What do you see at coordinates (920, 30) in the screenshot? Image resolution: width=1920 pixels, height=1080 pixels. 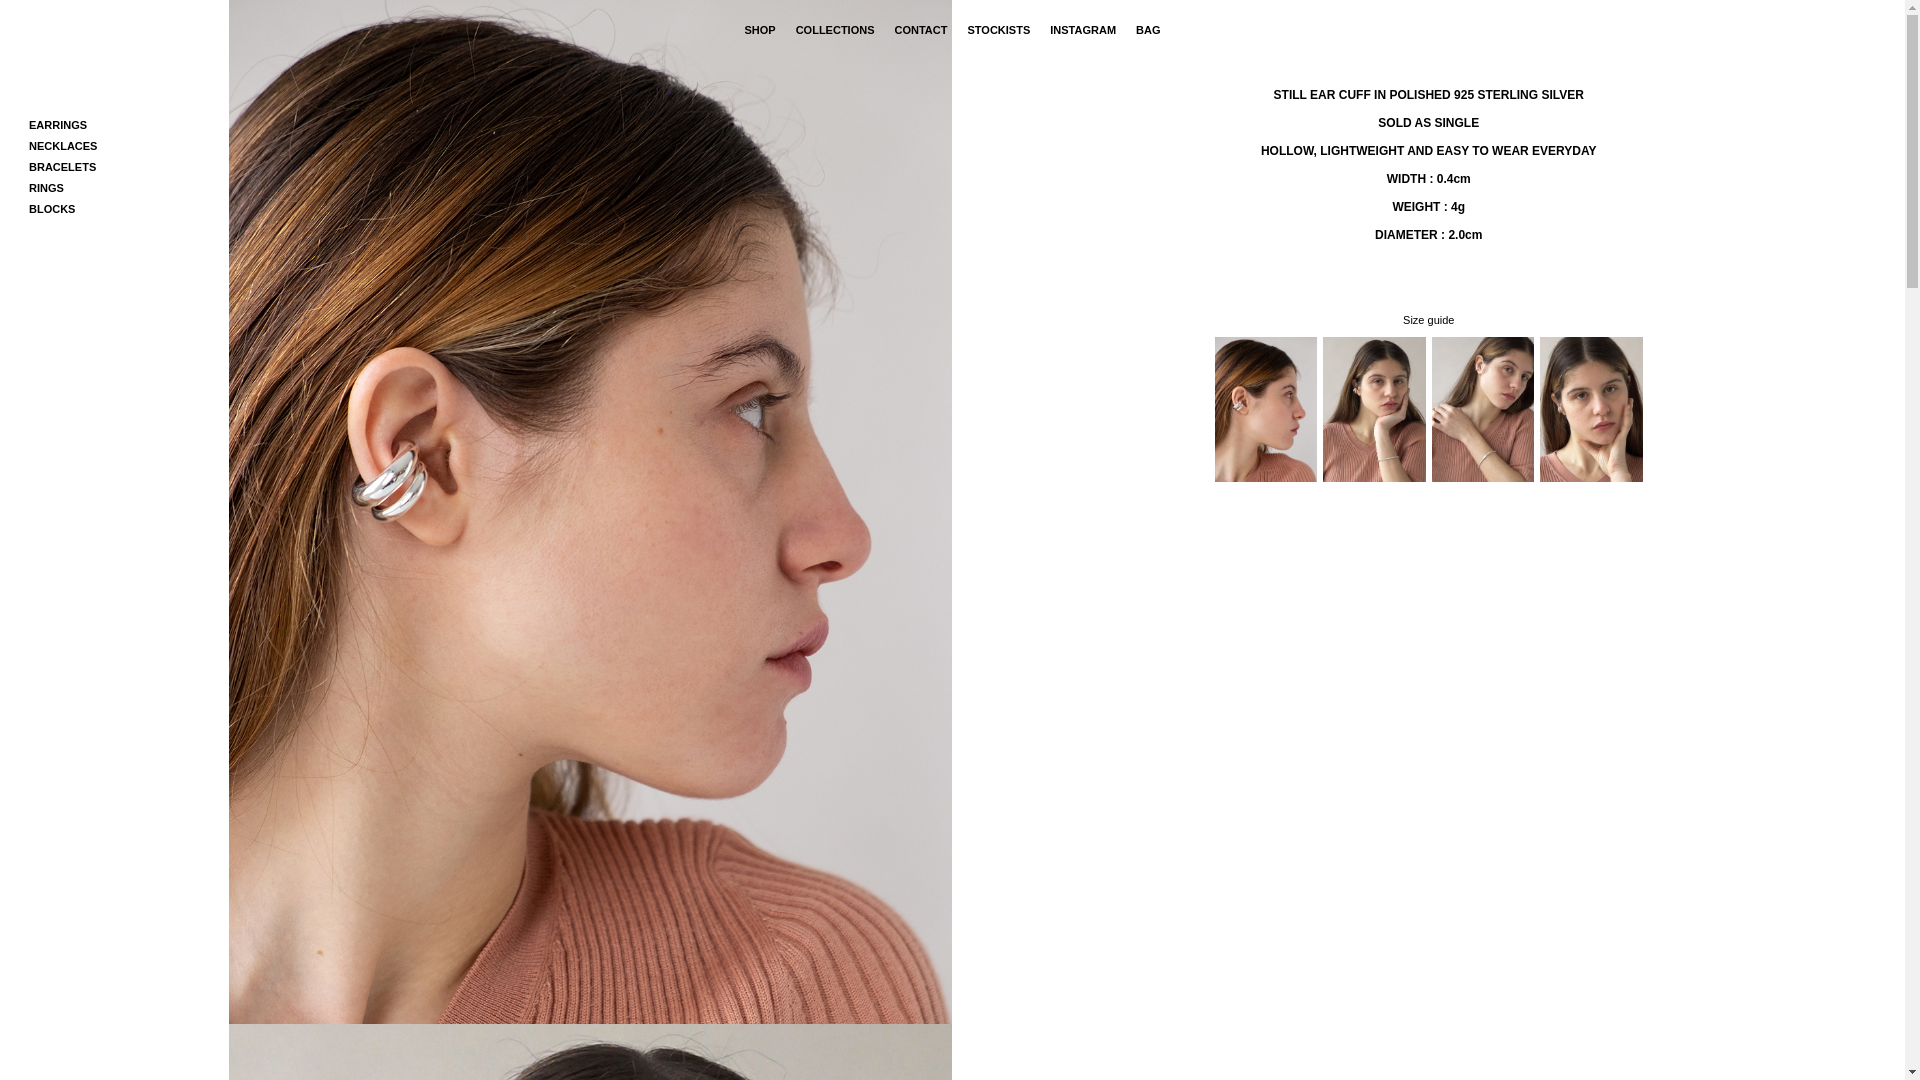 I see `'CONTACT'` at bounding box center [920, 30].